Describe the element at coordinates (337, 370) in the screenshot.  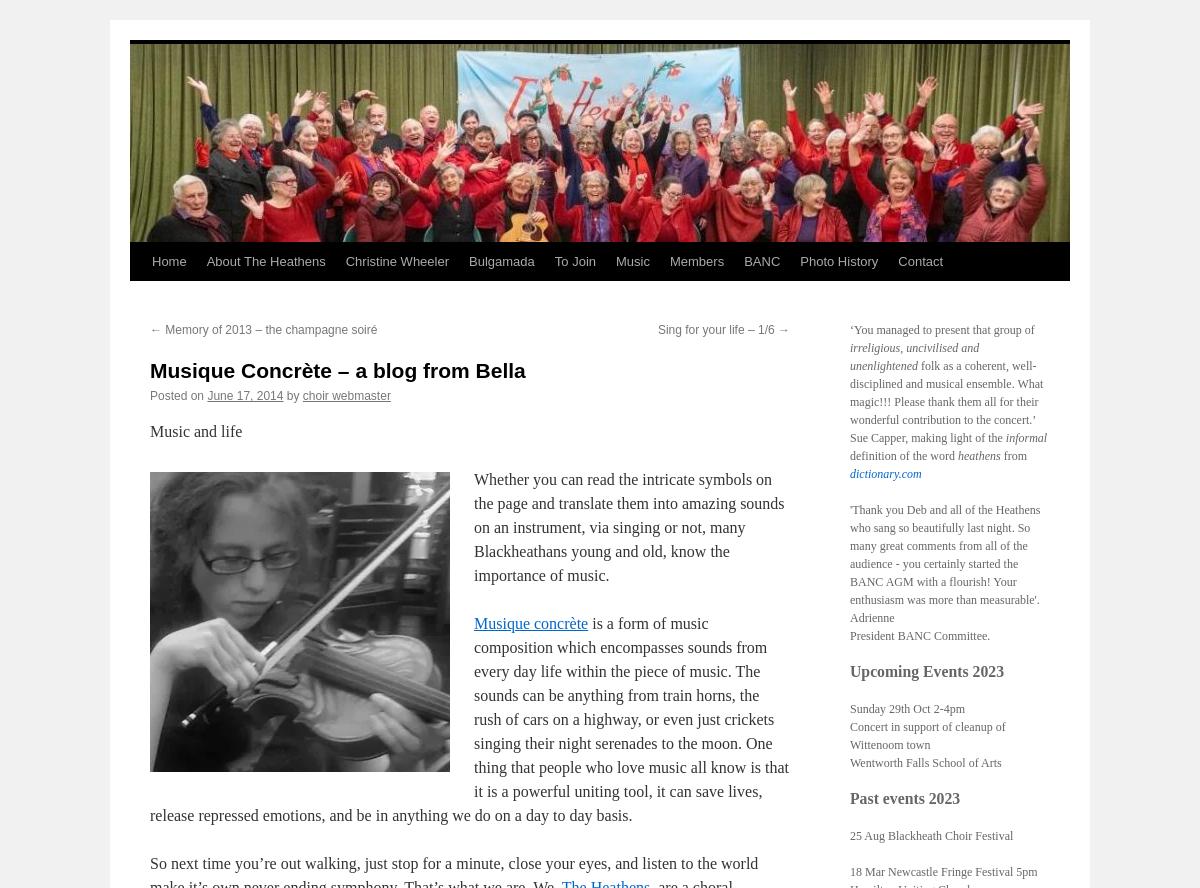
I see `'Musique Concrète – a blog from Bella'` at that location.